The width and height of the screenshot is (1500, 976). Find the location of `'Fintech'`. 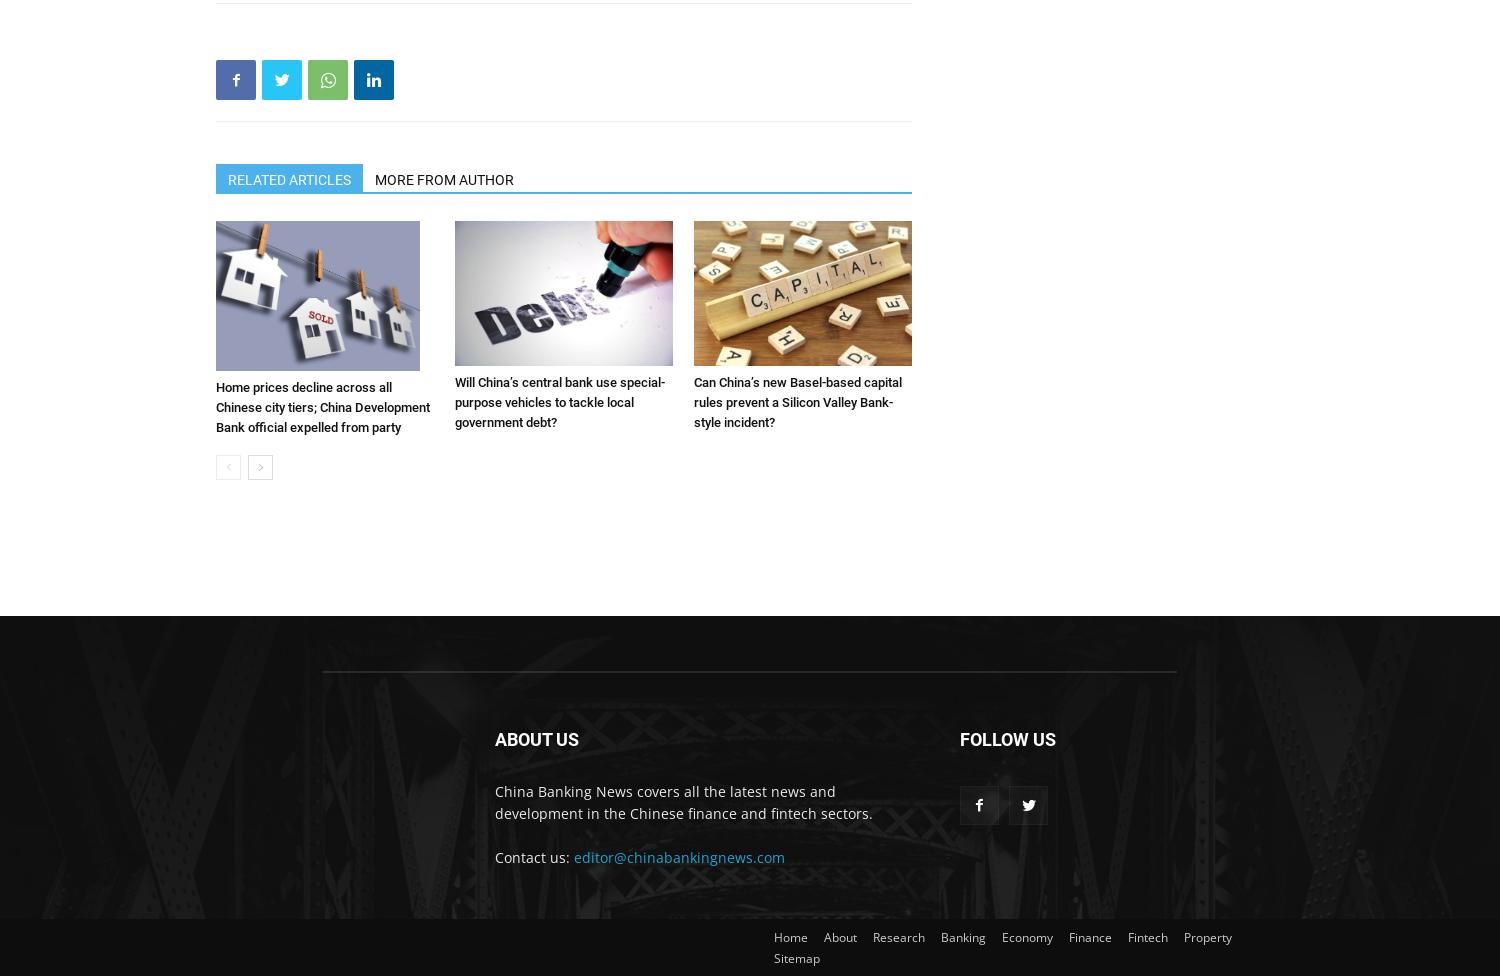

'Fintech' is located at coordinates (1147, 936).